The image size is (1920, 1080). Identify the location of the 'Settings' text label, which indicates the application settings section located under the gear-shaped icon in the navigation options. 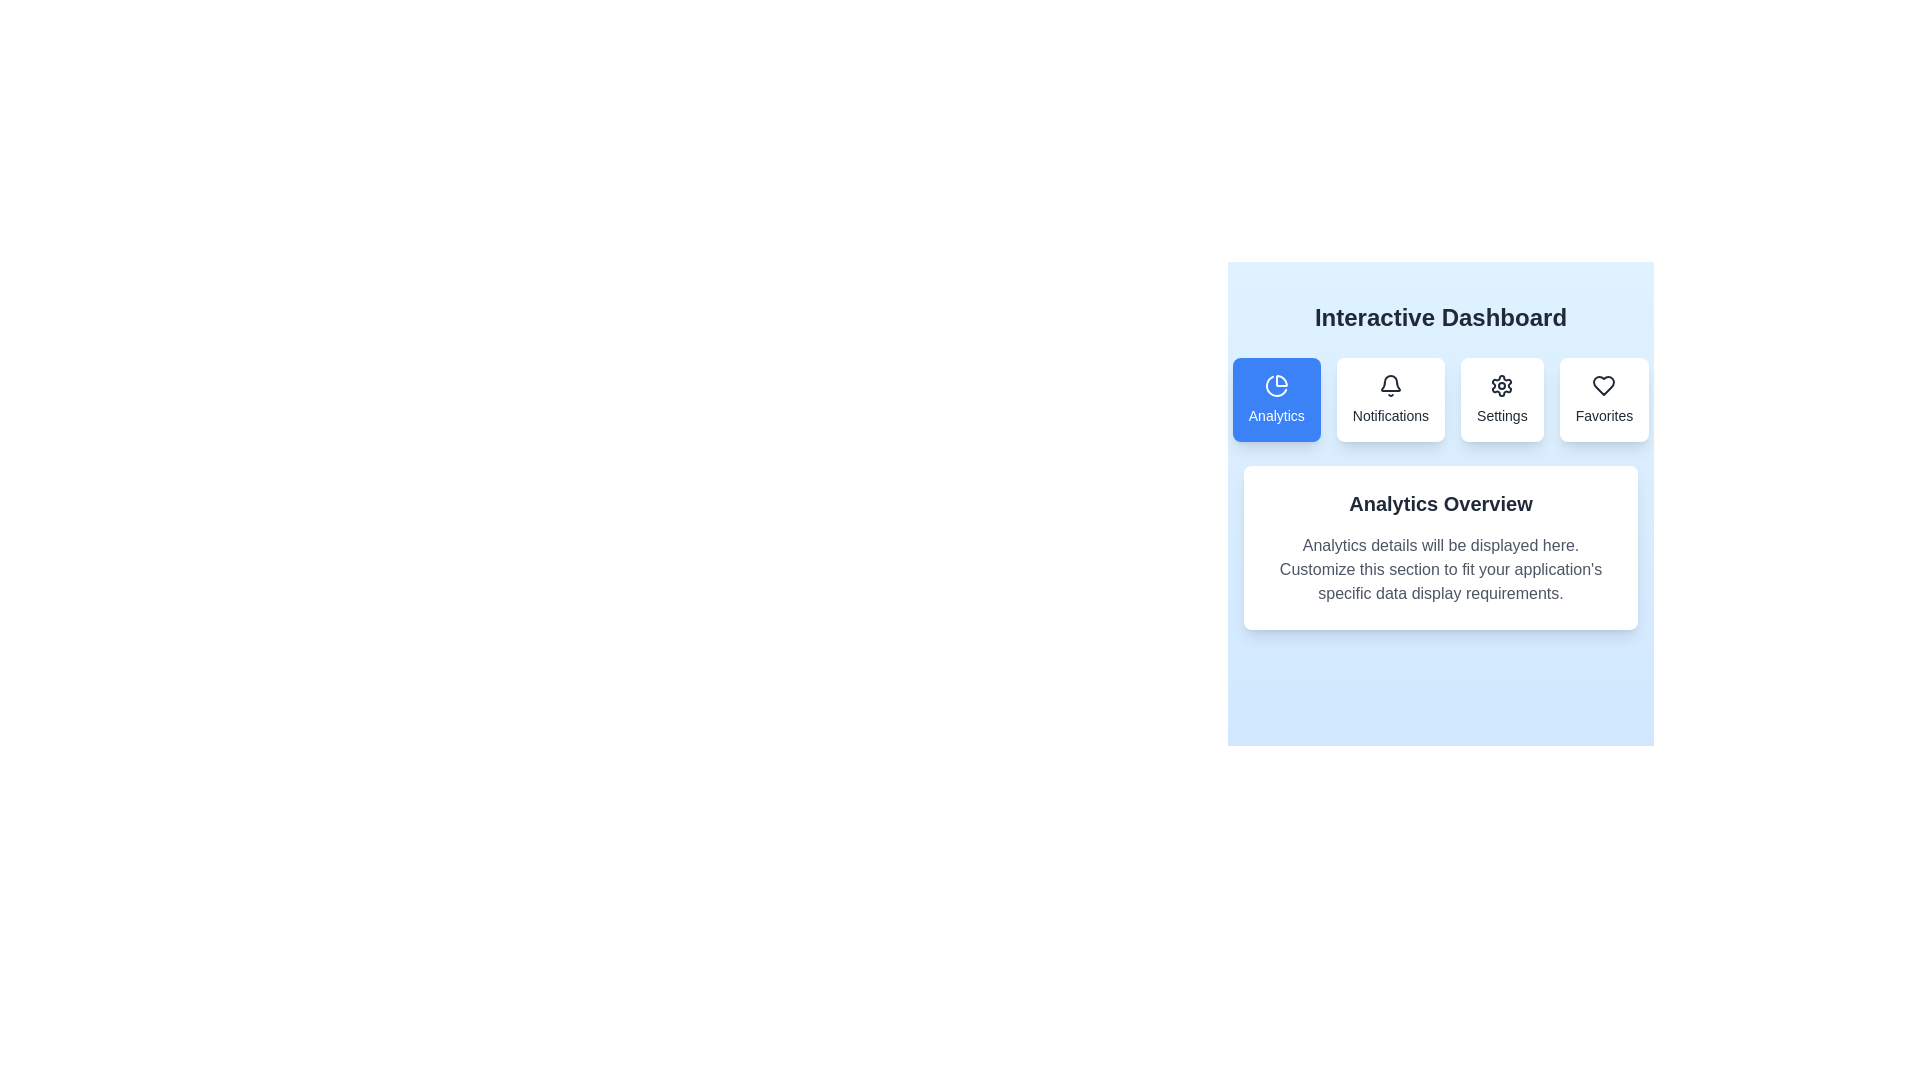
(1502, 415).